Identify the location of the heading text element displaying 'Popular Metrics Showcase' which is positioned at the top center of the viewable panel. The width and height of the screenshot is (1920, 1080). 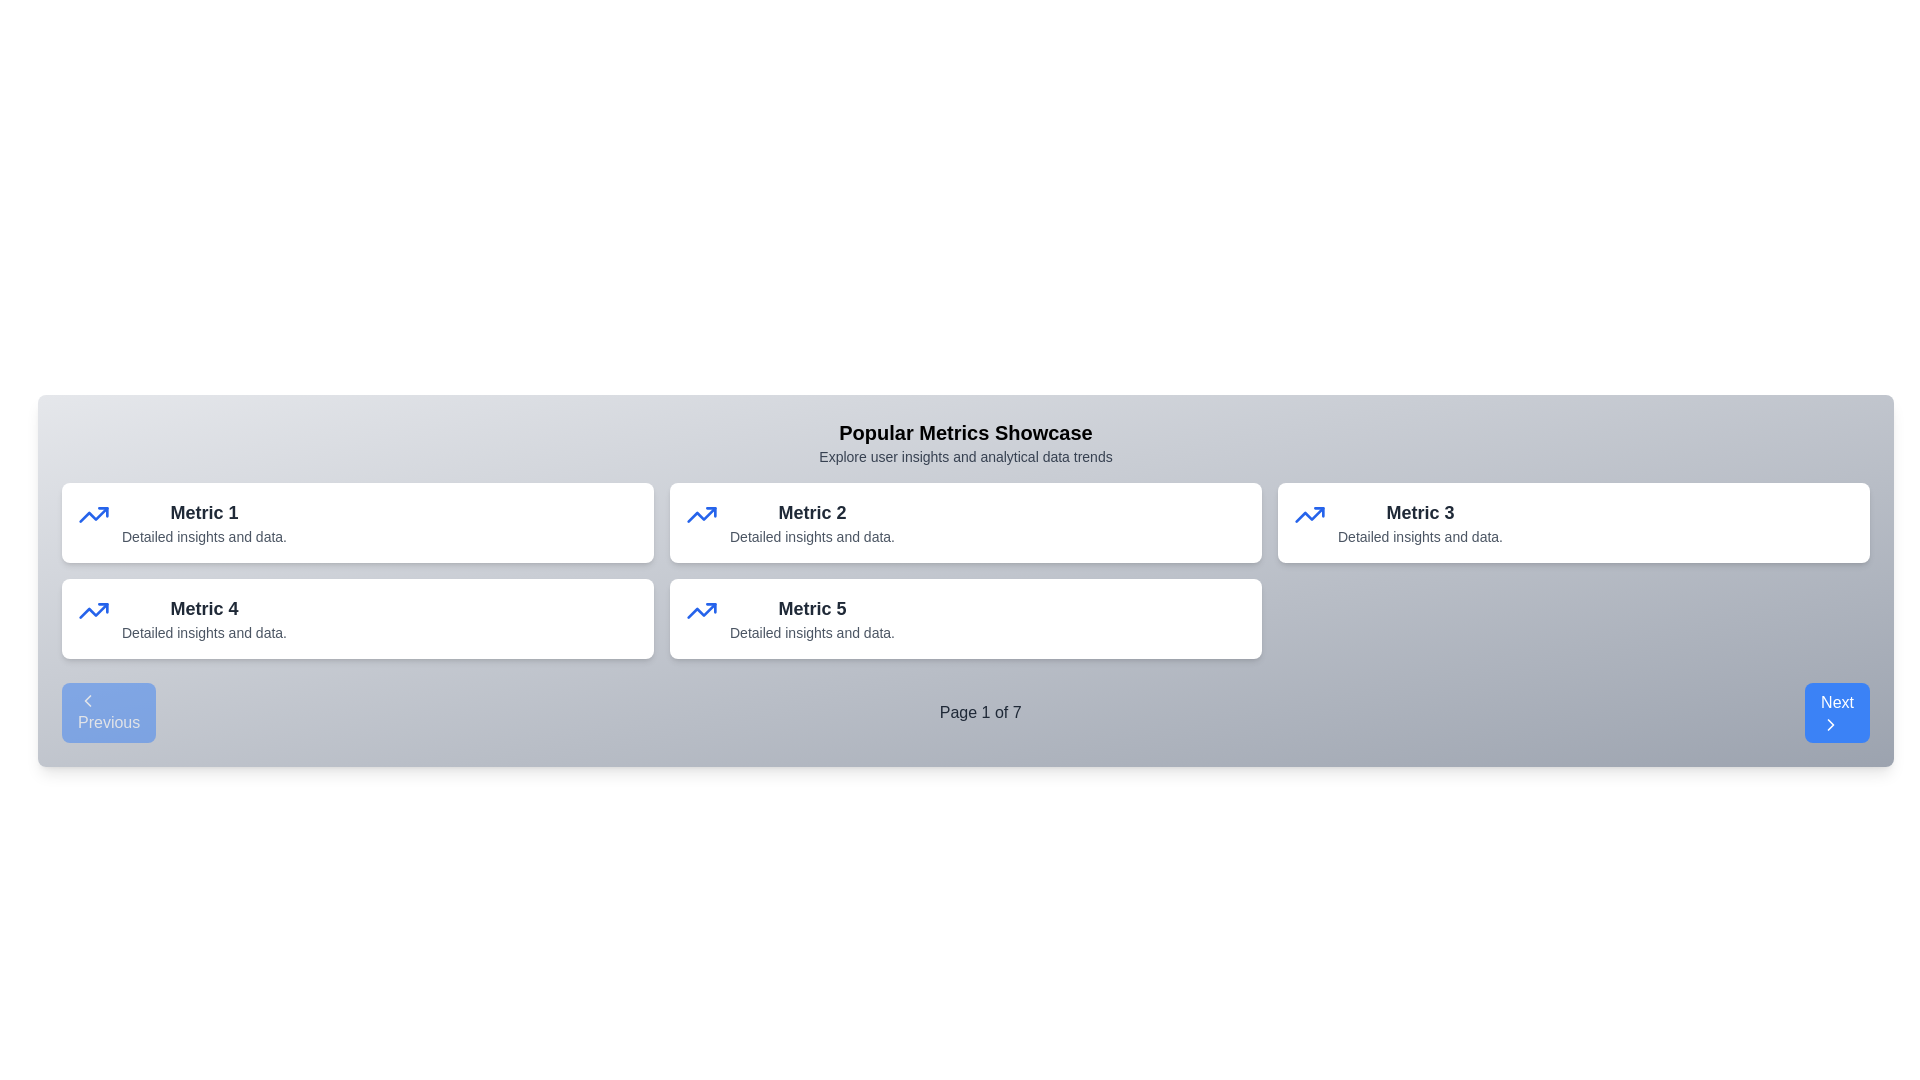
(965, 431).